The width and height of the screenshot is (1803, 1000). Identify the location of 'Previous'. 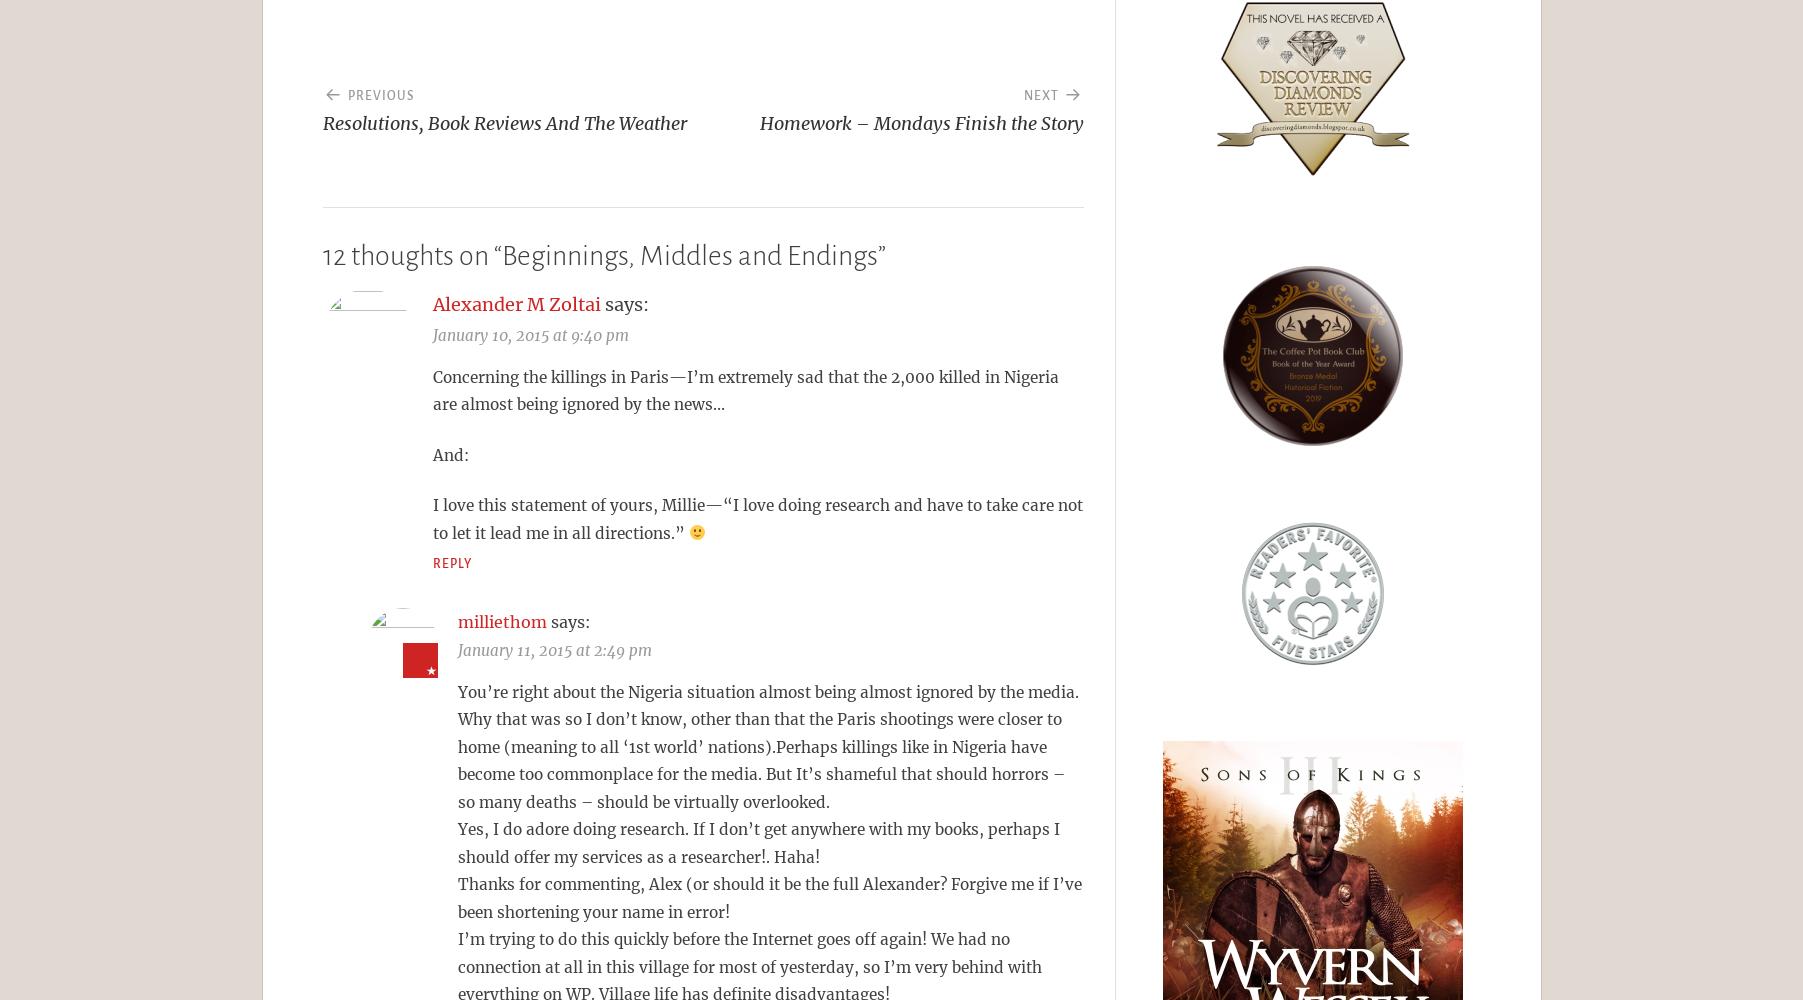
(379, 94).